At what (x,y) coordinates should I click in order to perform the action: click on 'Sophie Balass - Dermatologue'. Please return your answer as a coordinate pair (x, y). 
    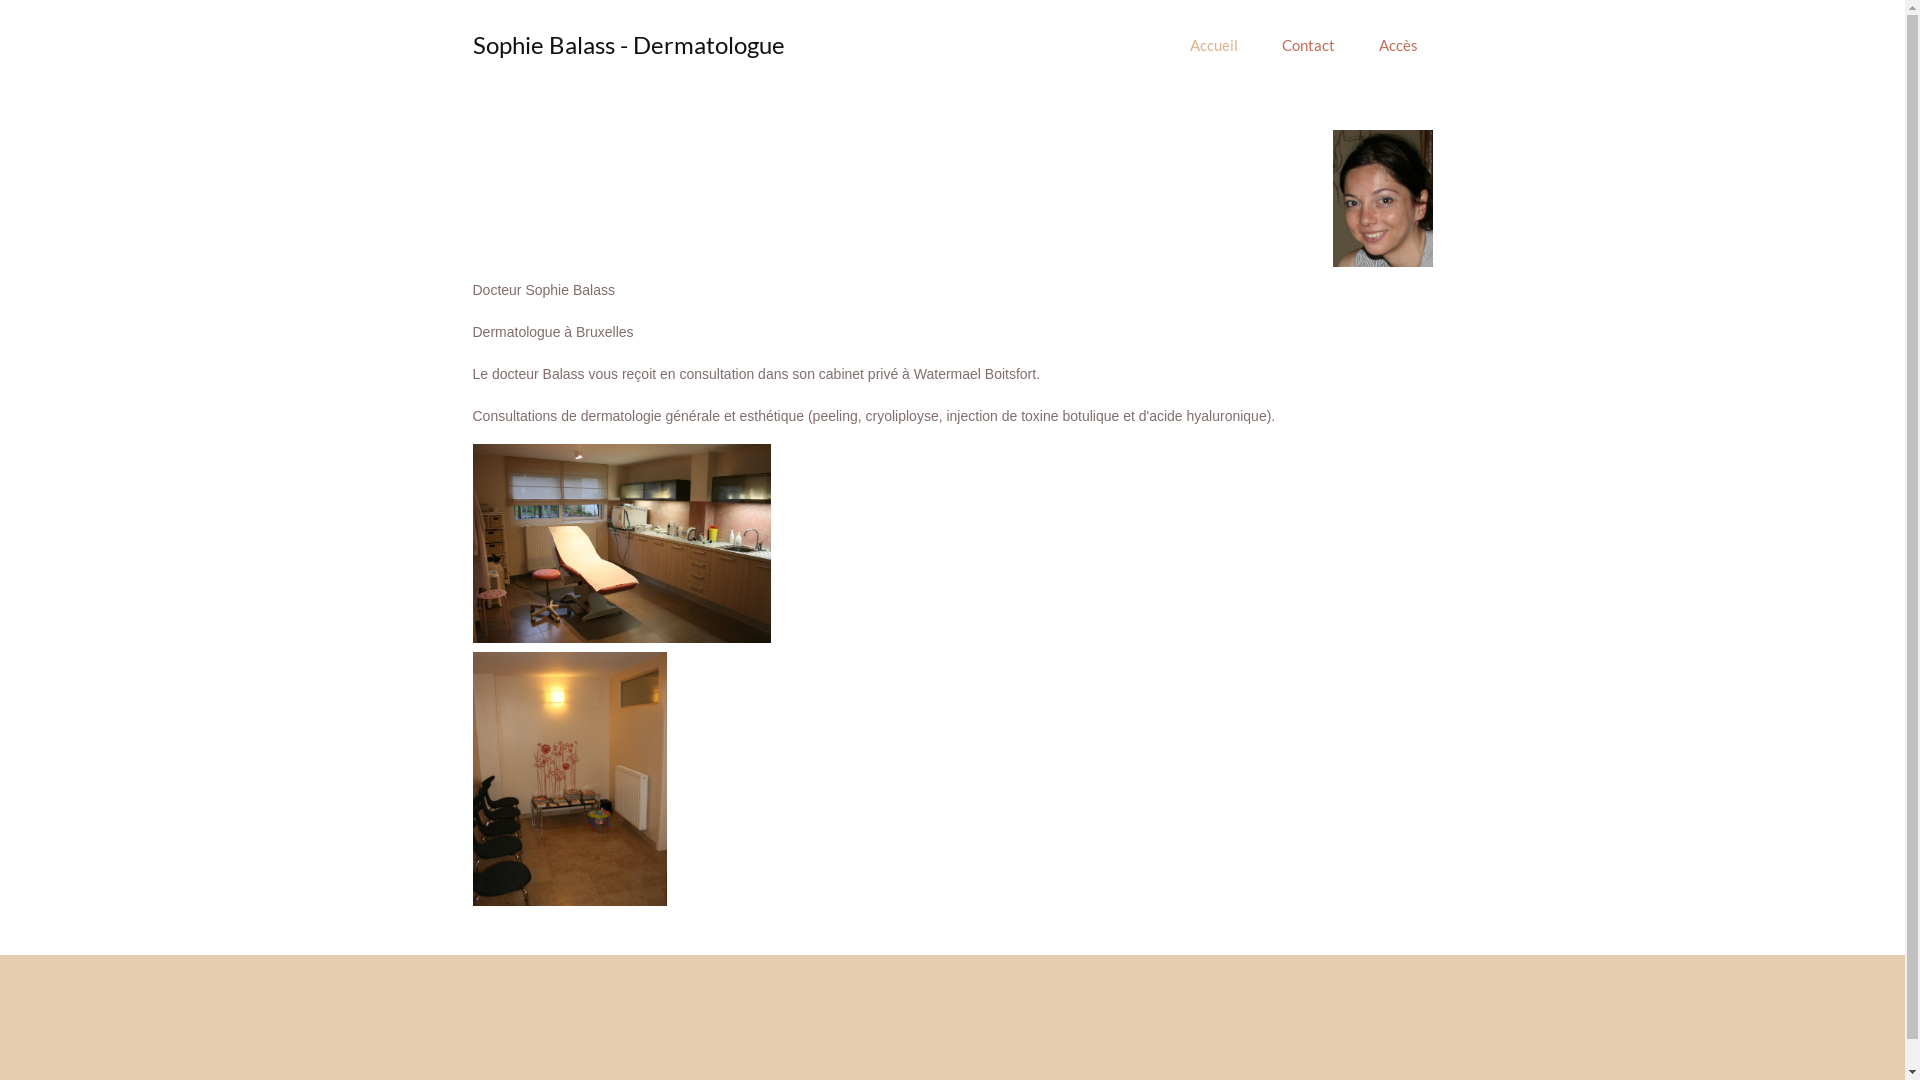
    Looking at the image, I should click on (627, 44).